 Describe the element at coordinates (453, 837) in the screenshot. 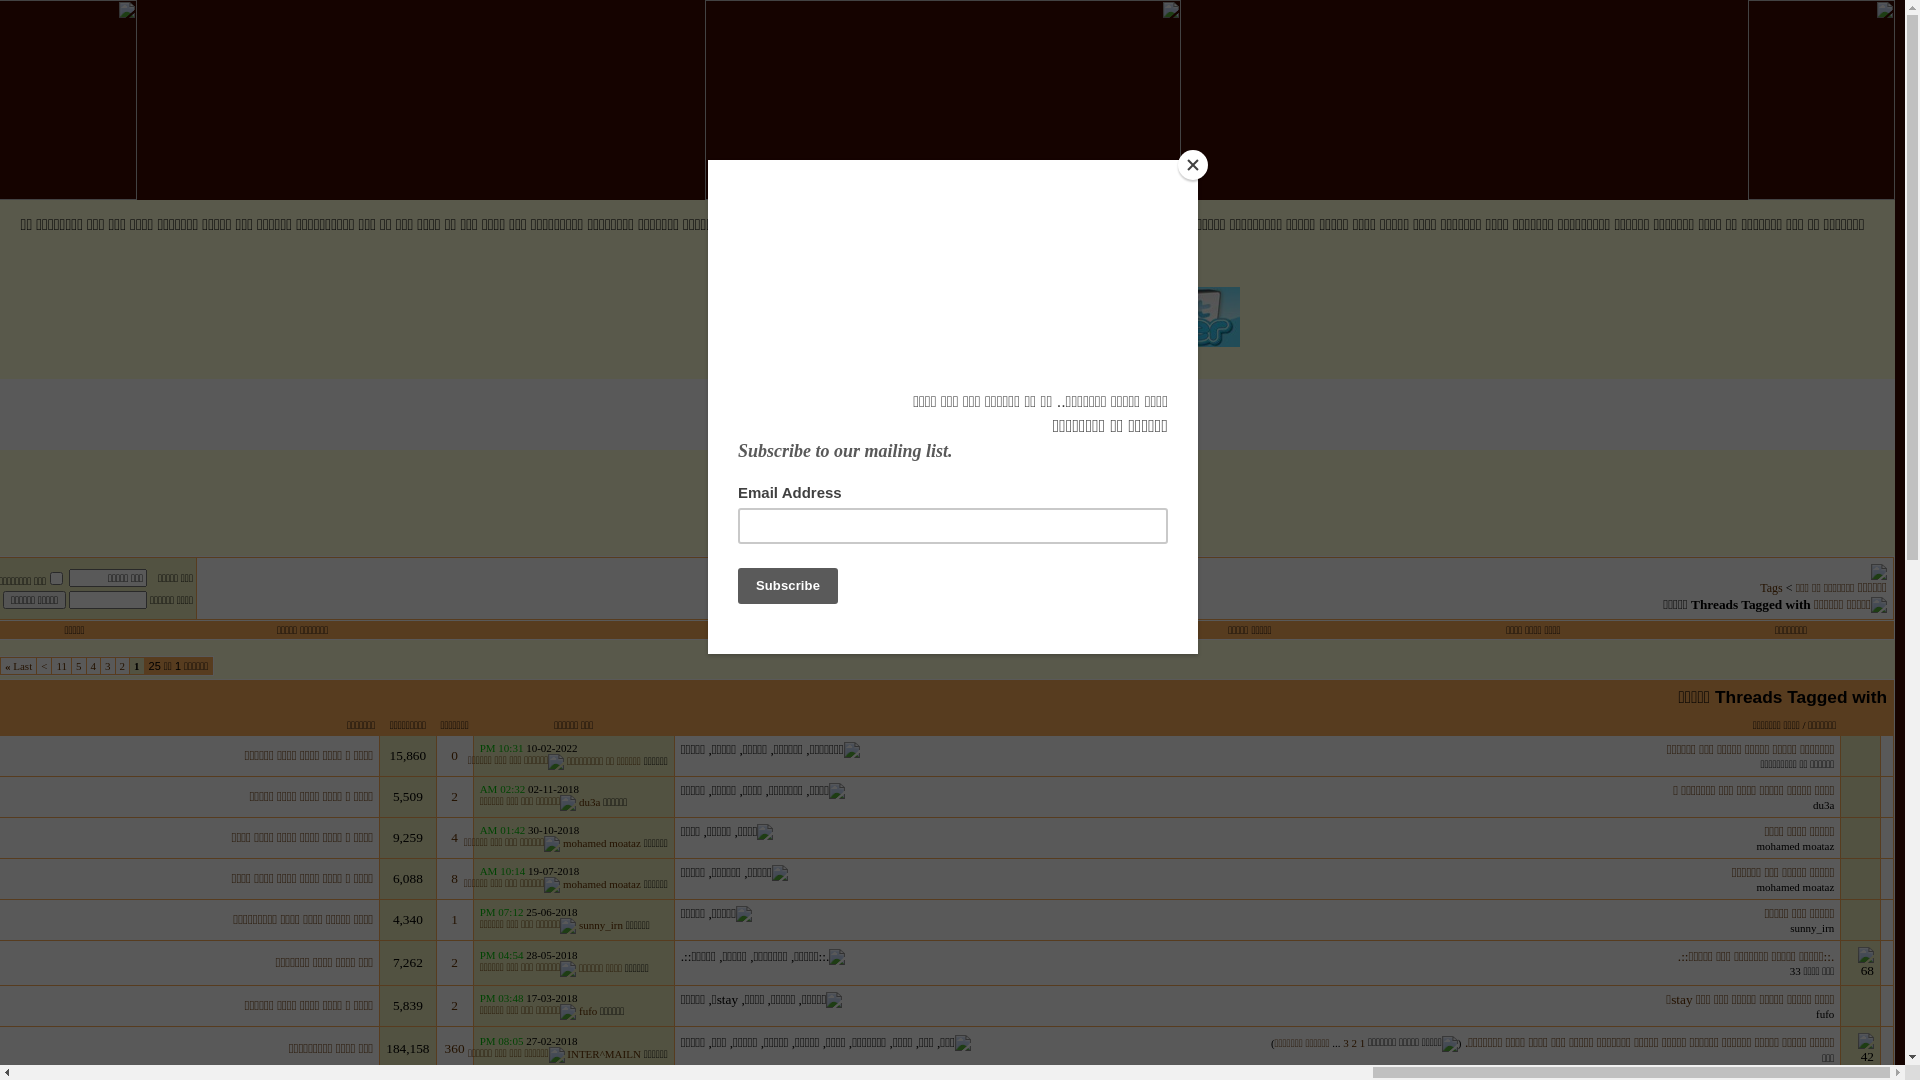

I see `'4'` at that location.